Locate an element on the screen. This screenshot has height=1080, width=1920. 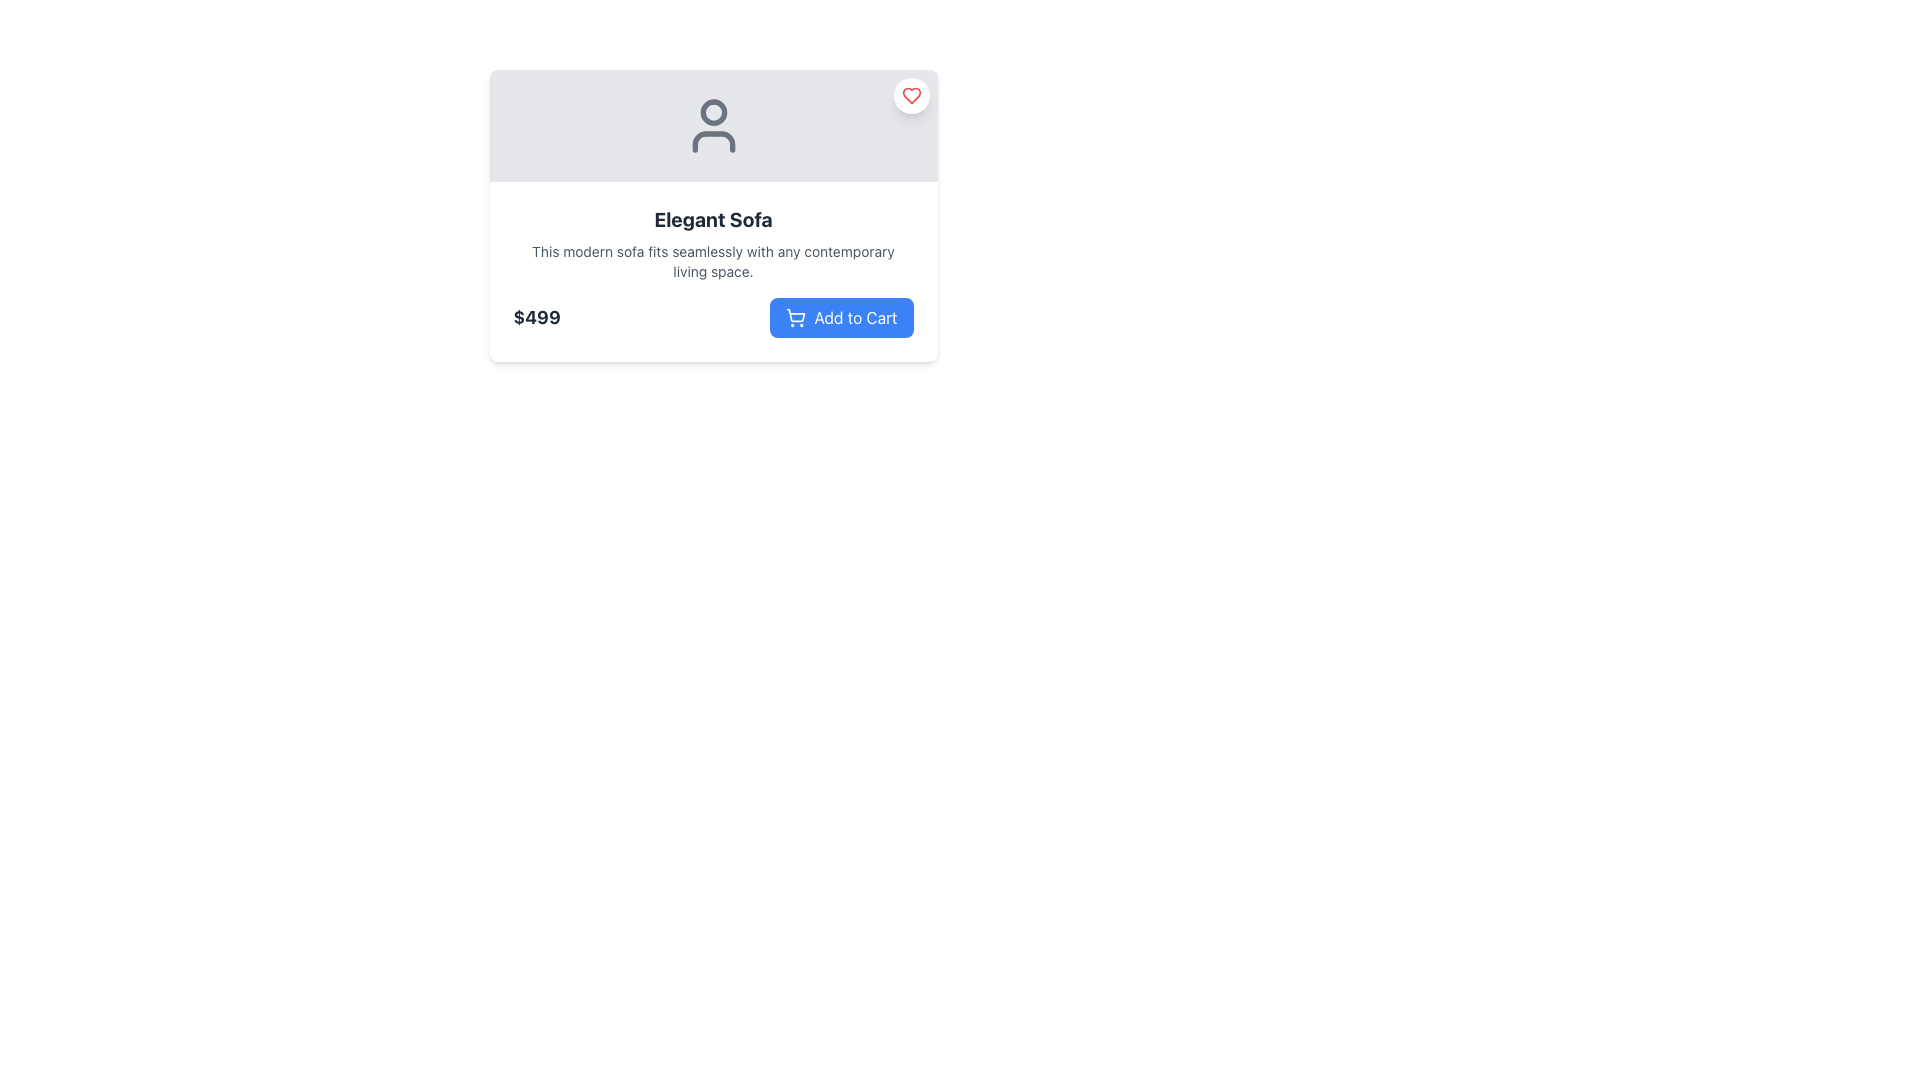
the text element displaying the description 'This modern sofa fits seamlessly with any contemporary living space.', which is centrally aligned below the product title 'Elegant Sofa' is located at coordinates (713, 261).